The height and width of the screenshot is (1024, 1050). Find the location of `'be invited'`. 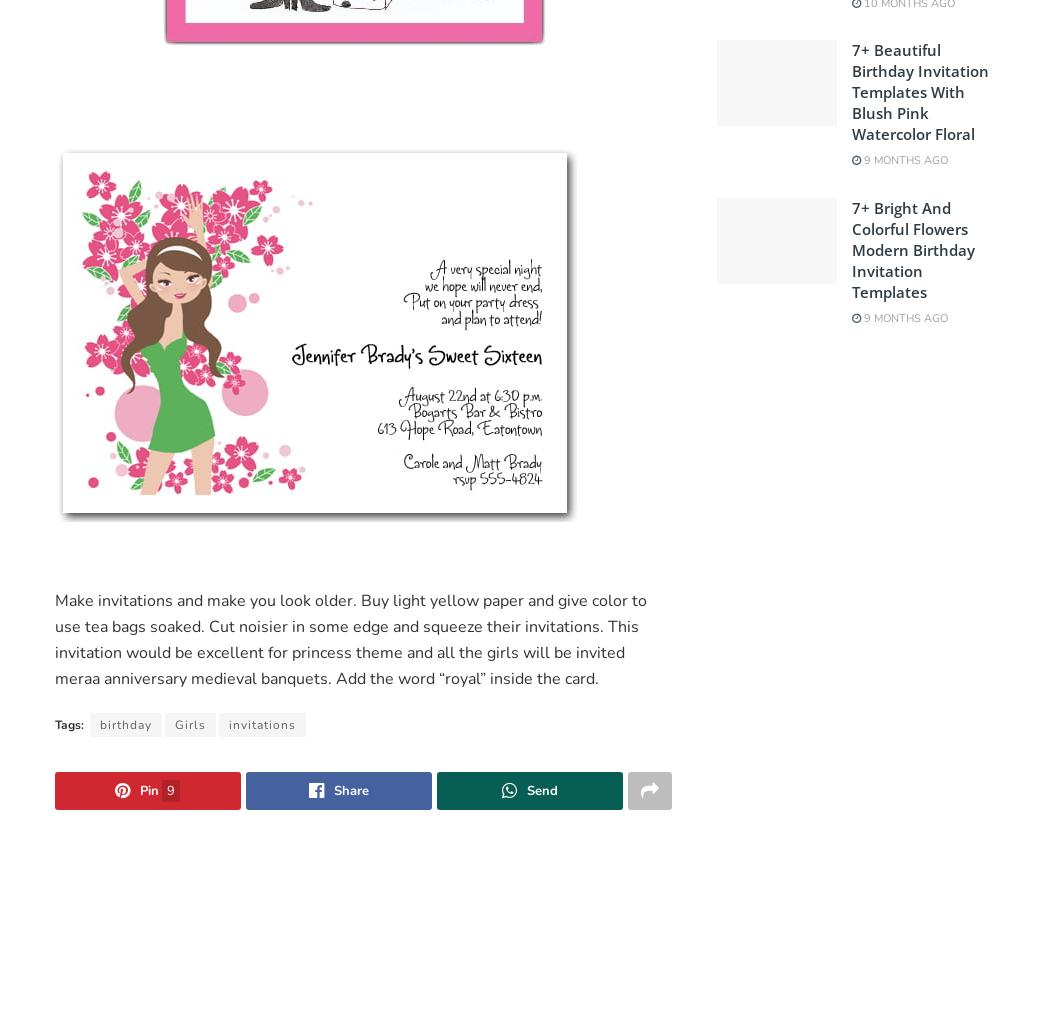

'be invited' is located at coordinates (588, 650).